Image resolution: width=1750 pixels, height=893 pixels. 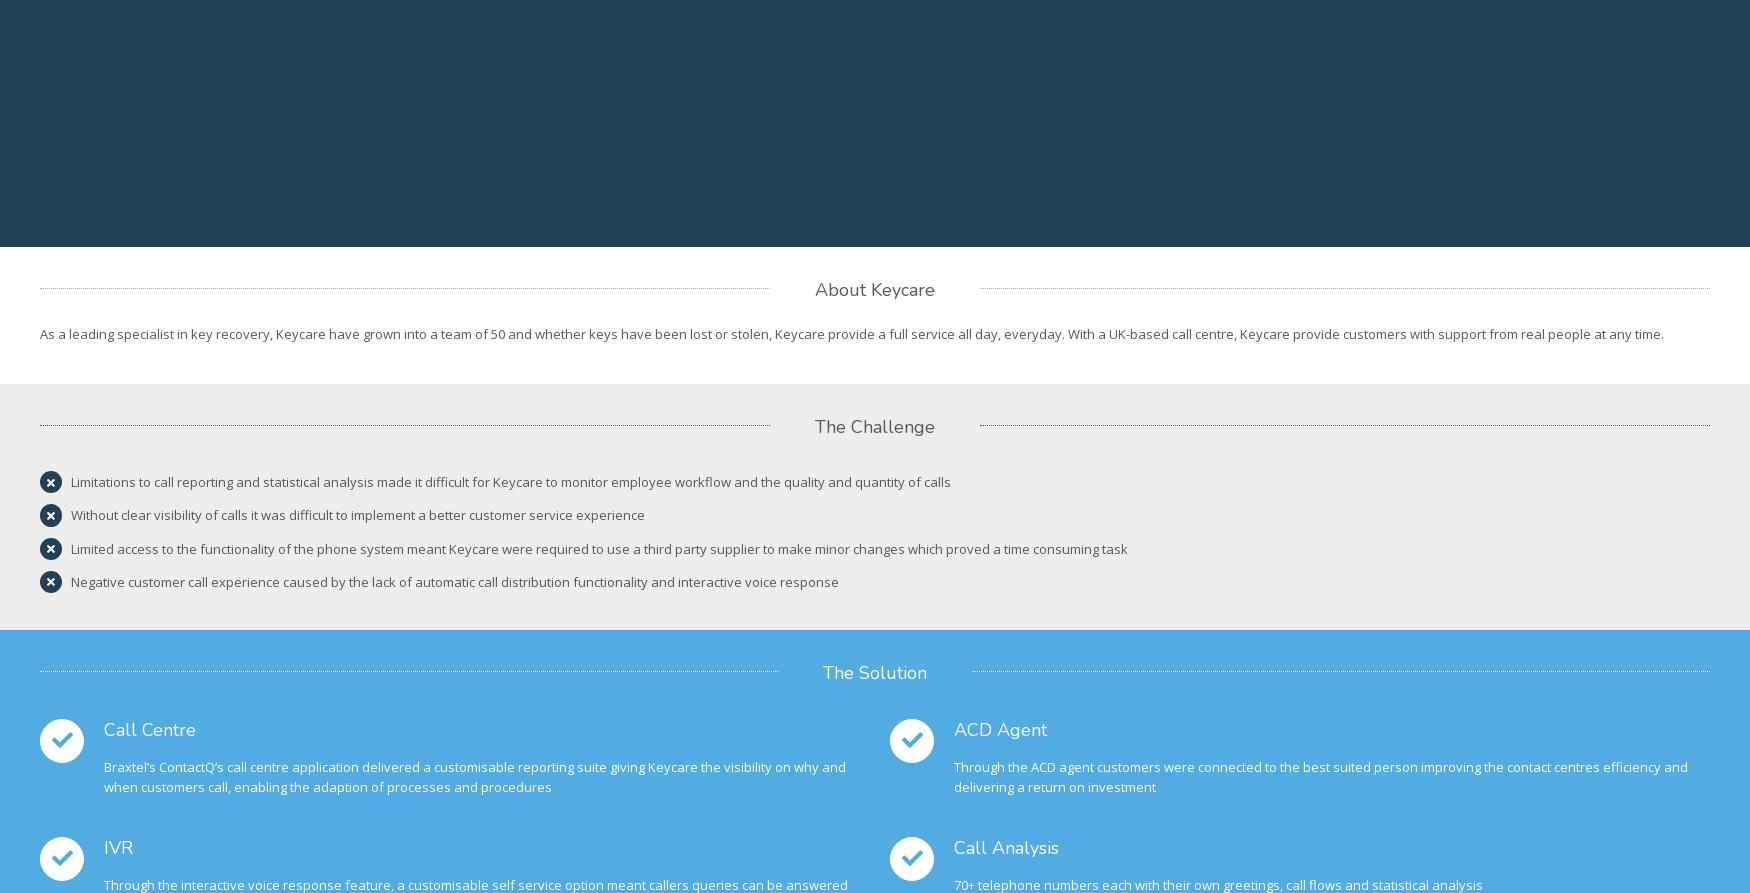 I want to click on 'The Solution', so click(x=875, y=672).